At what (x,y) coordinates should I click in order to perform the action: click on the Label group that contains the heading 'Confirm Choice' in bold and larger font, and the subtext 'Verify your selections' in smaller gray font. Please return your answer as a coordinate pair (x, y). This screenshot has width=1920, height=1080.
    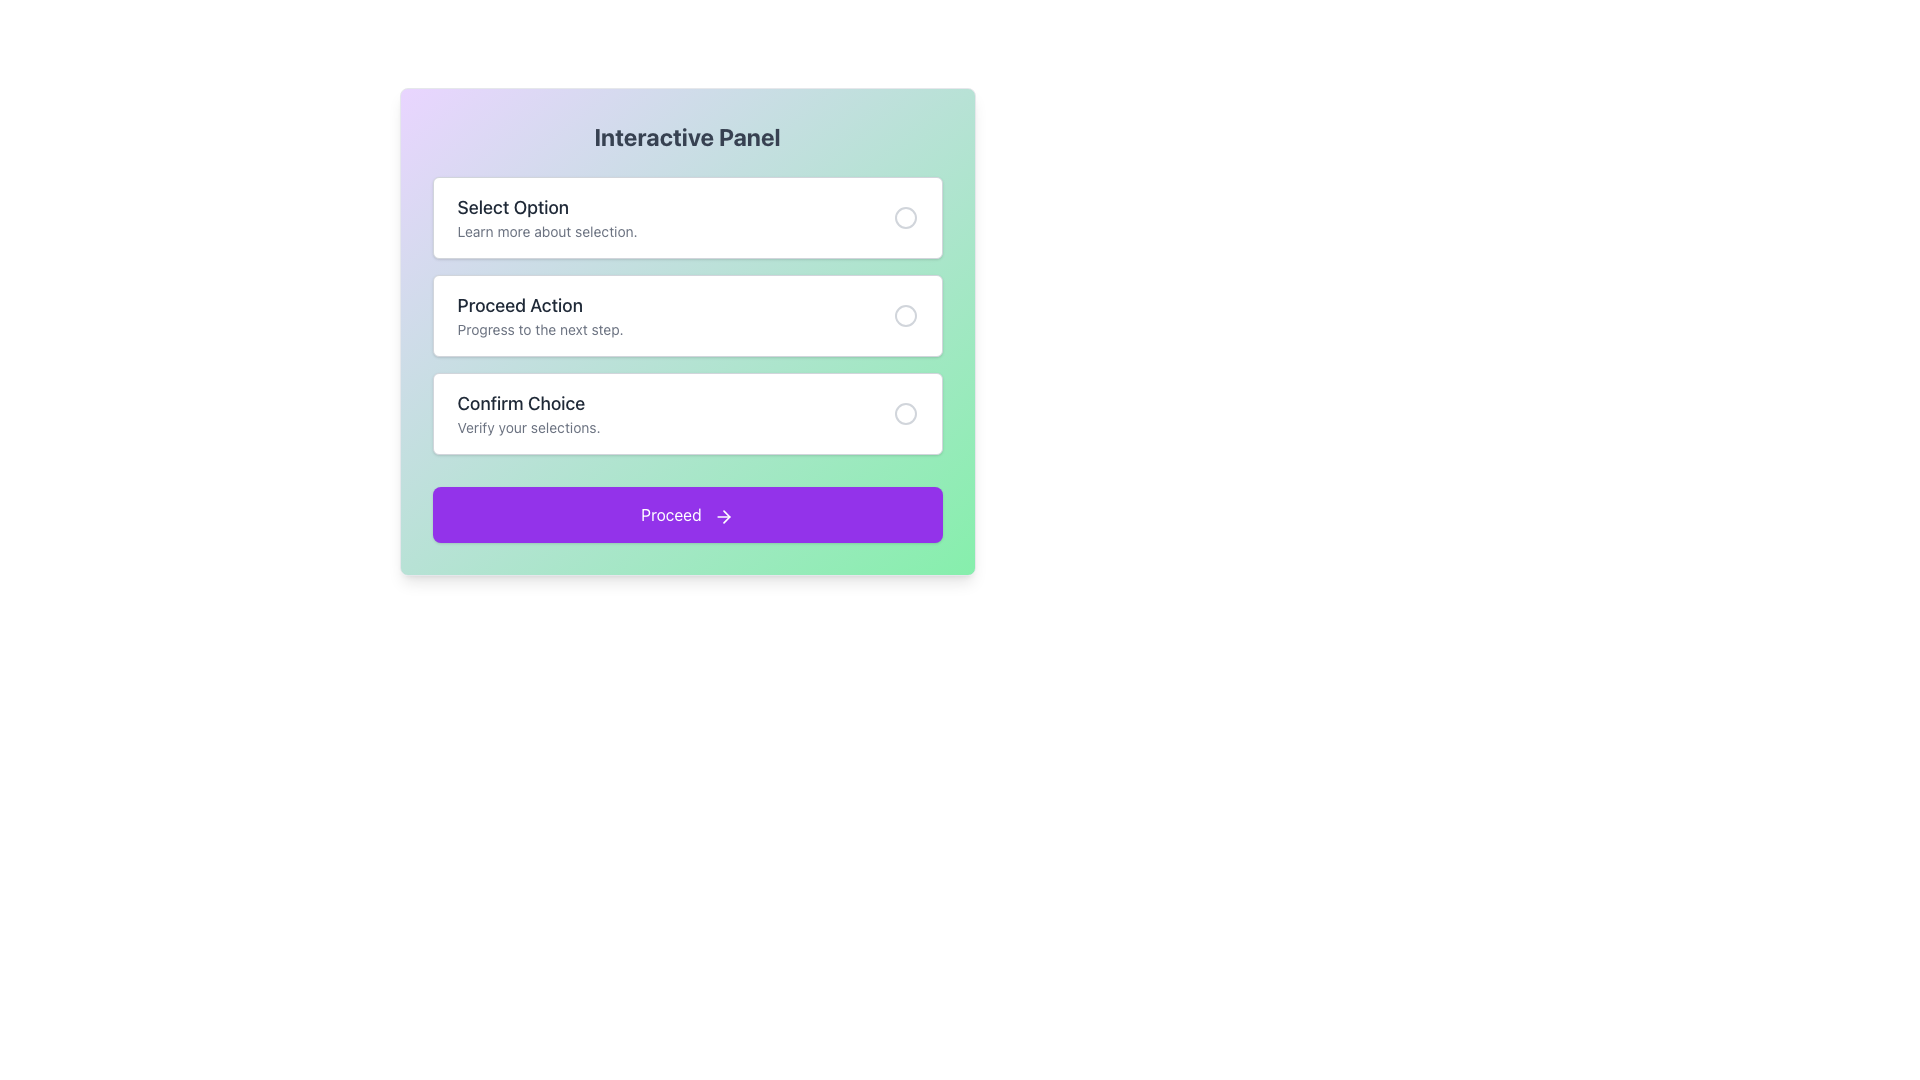
    Looking at the image, I should click on (528, 412).